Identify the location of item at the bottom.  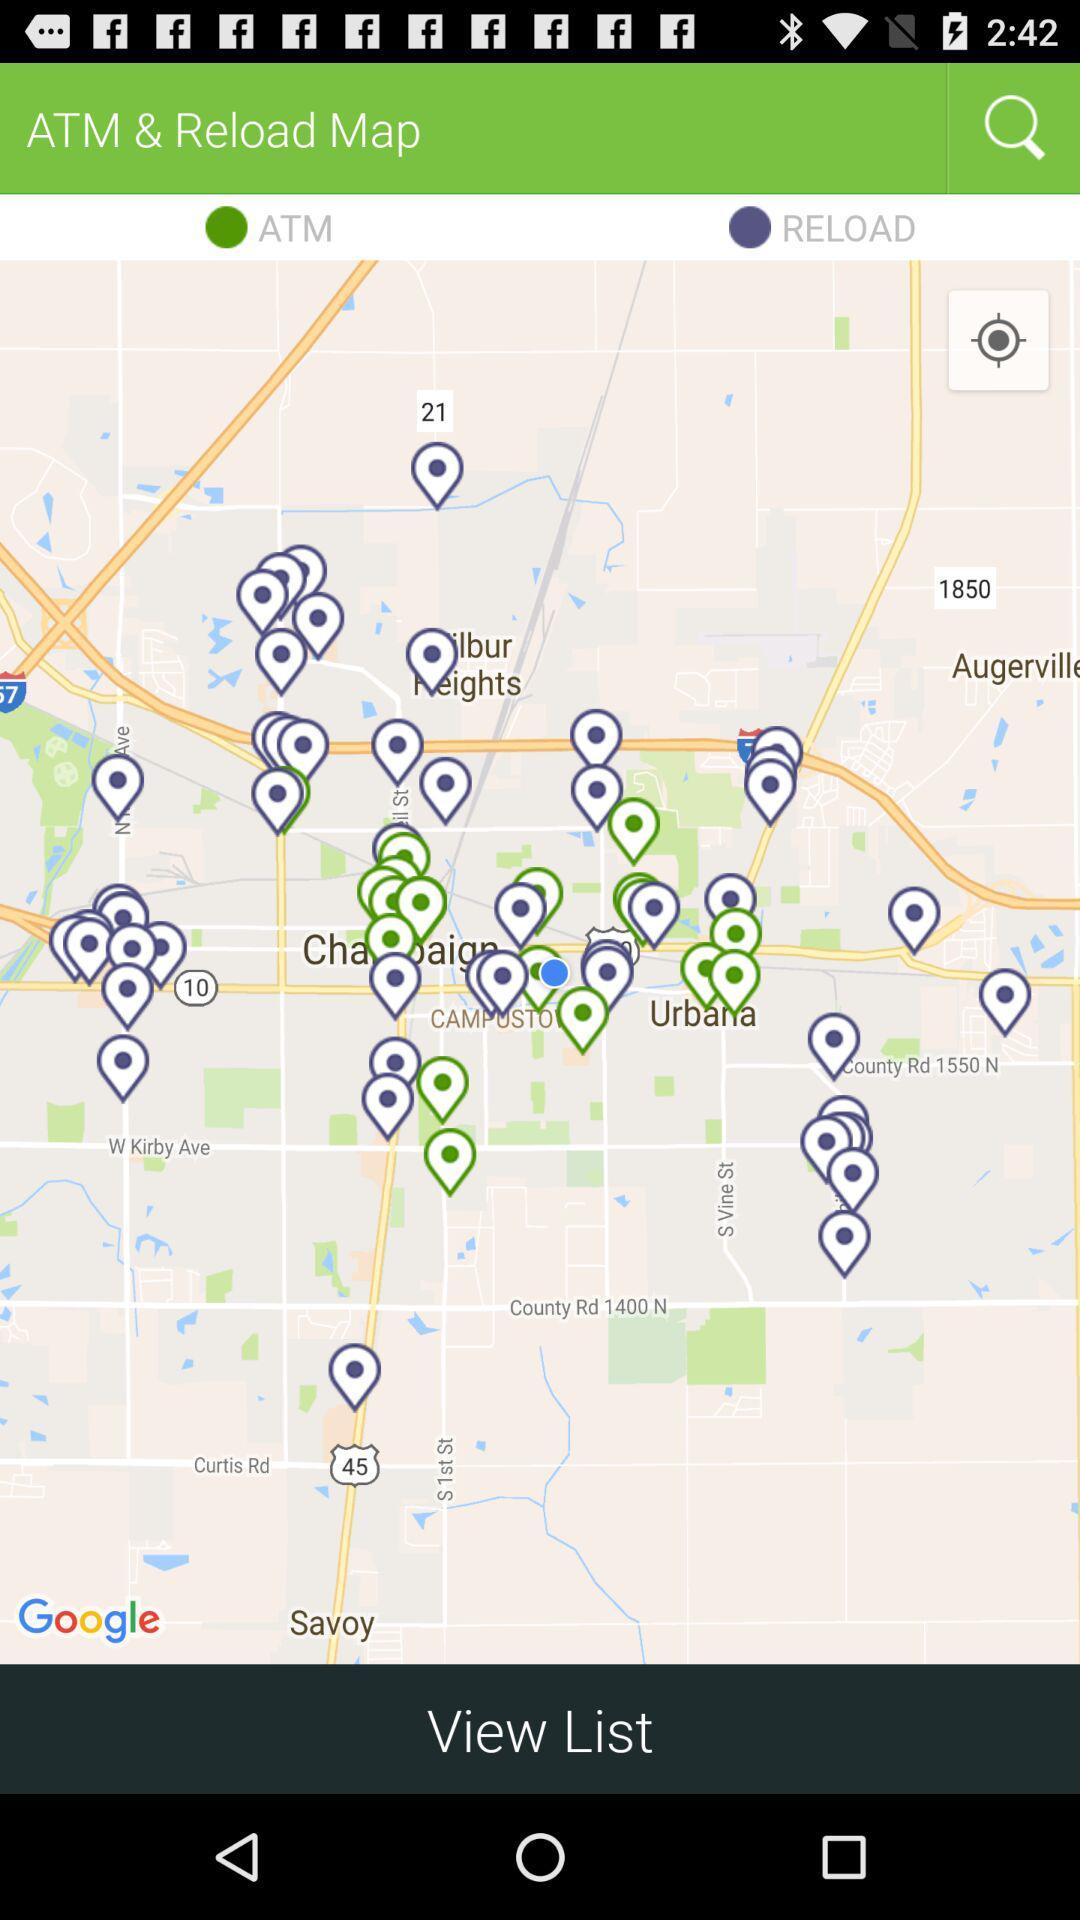
(540, 1728).